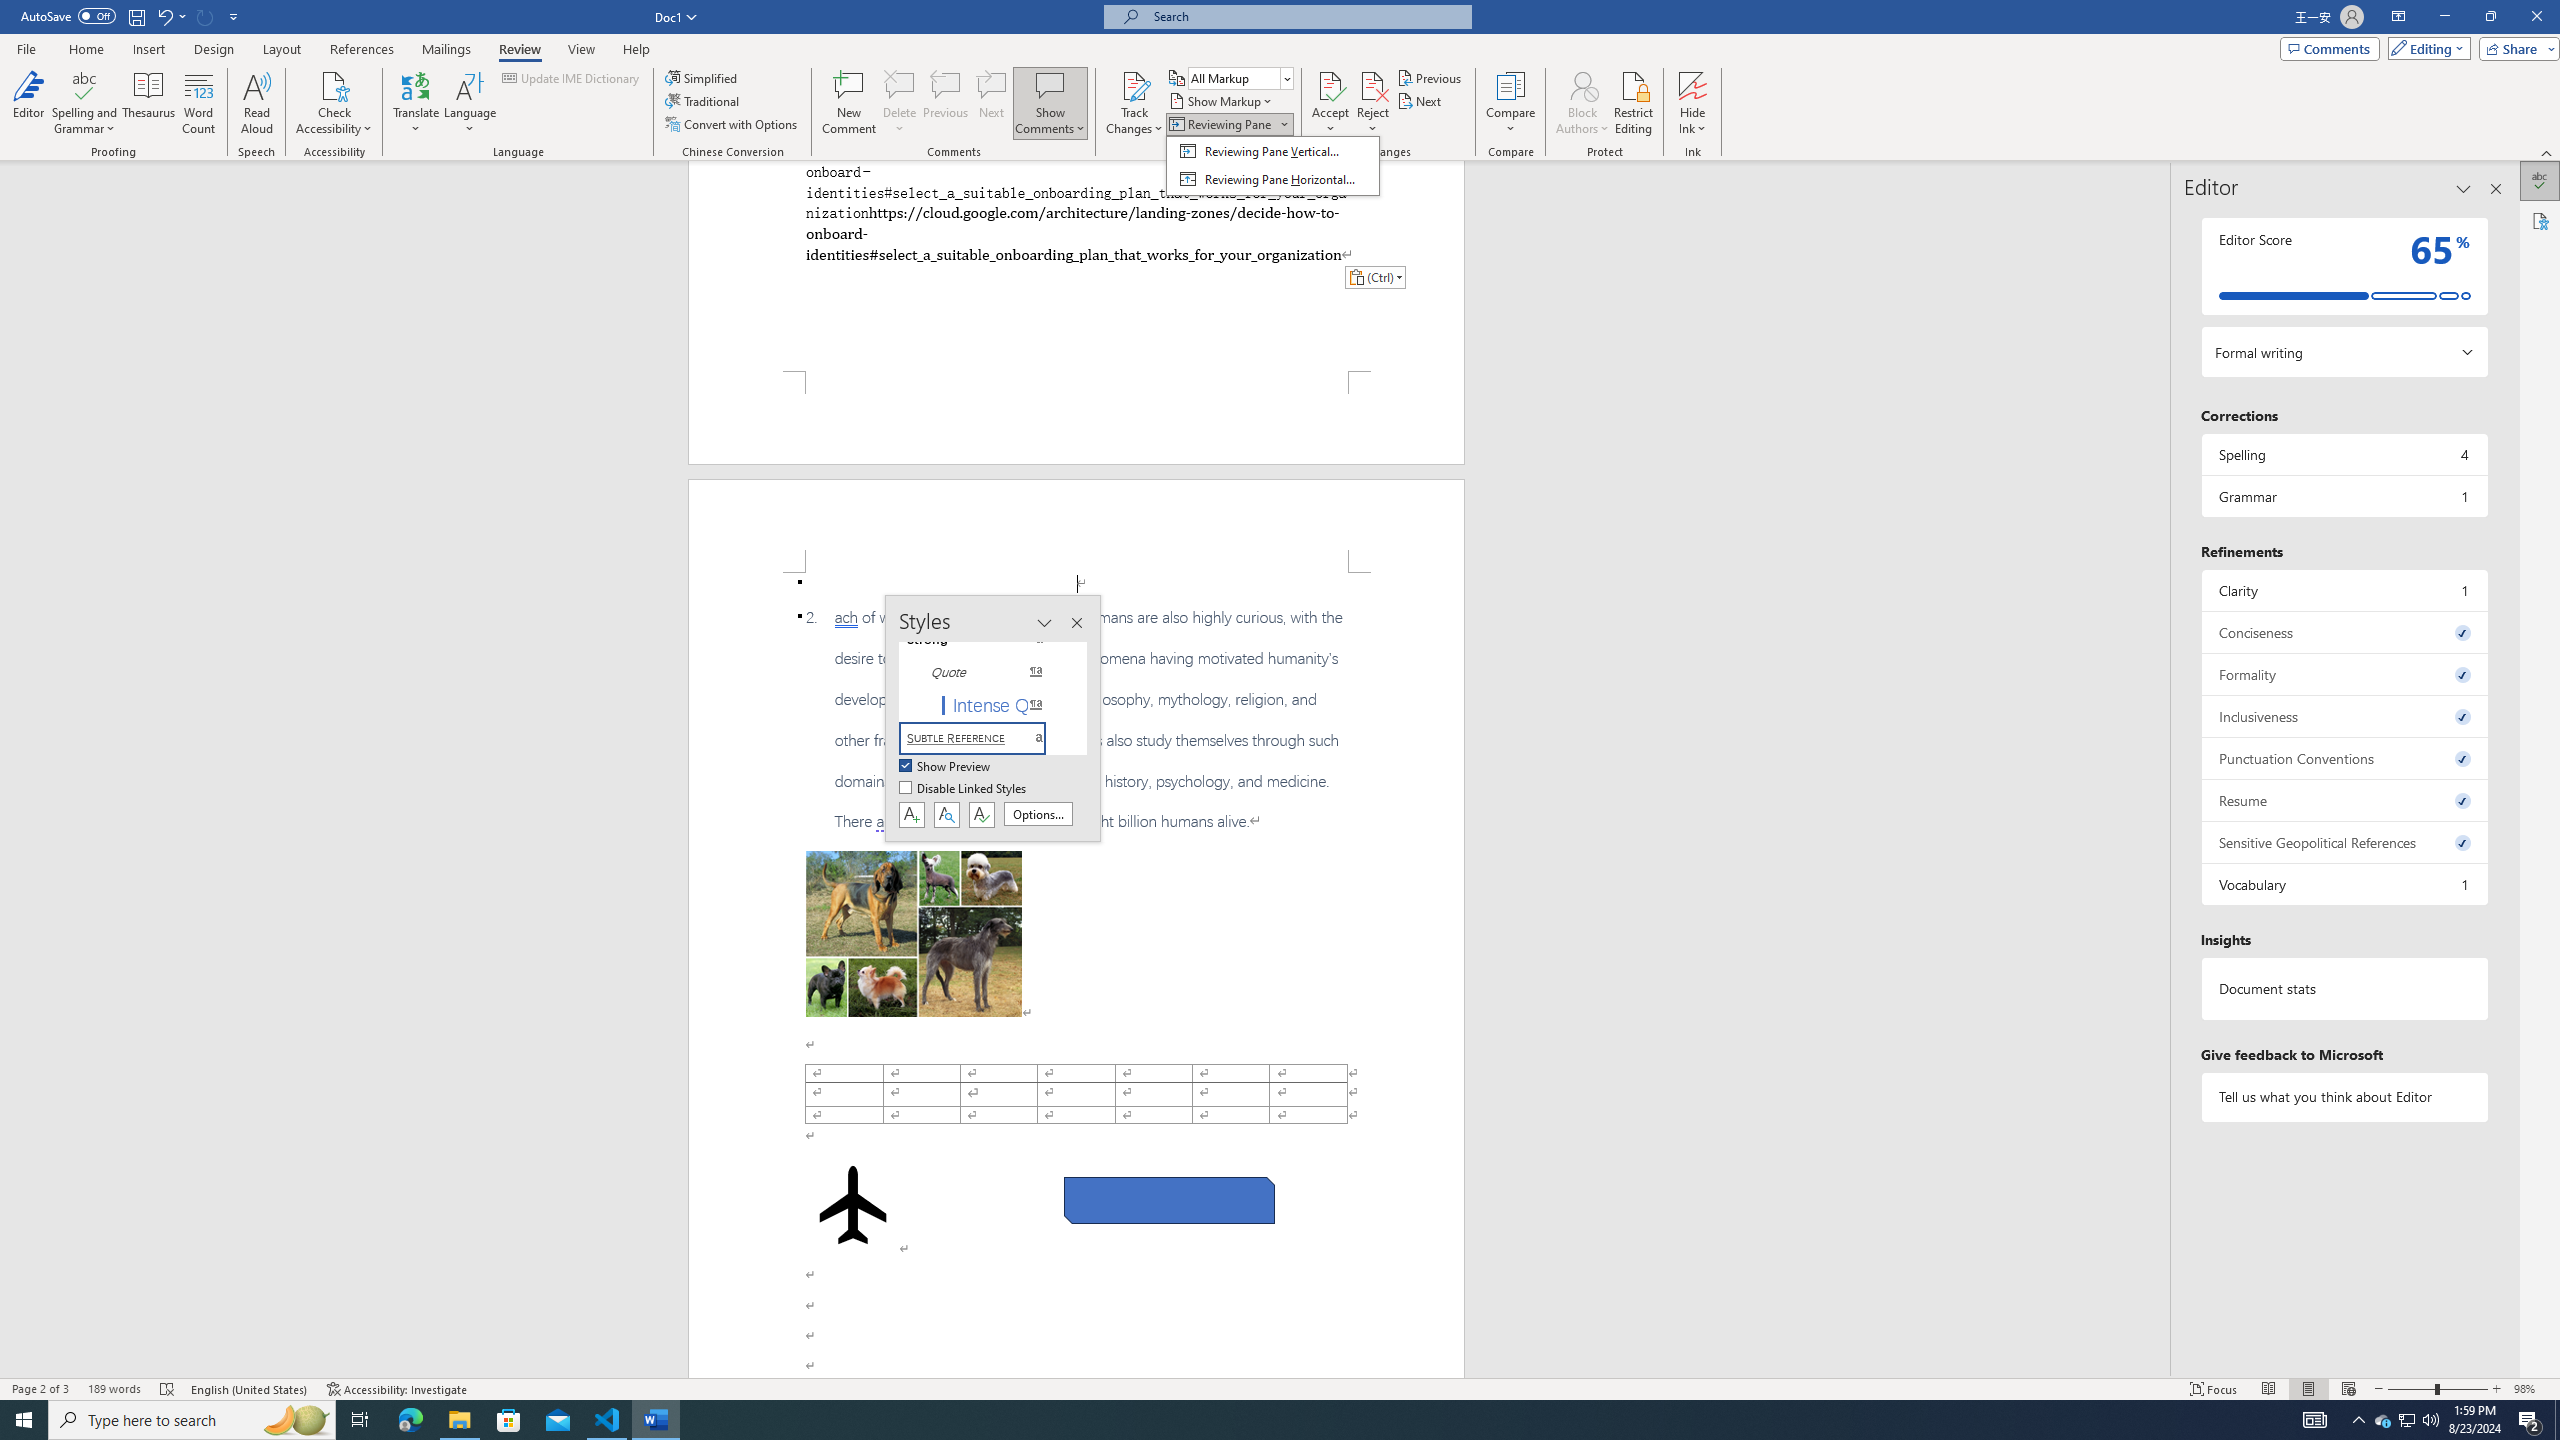  I want to click on 'Check Accessibility', so click(334, 103).